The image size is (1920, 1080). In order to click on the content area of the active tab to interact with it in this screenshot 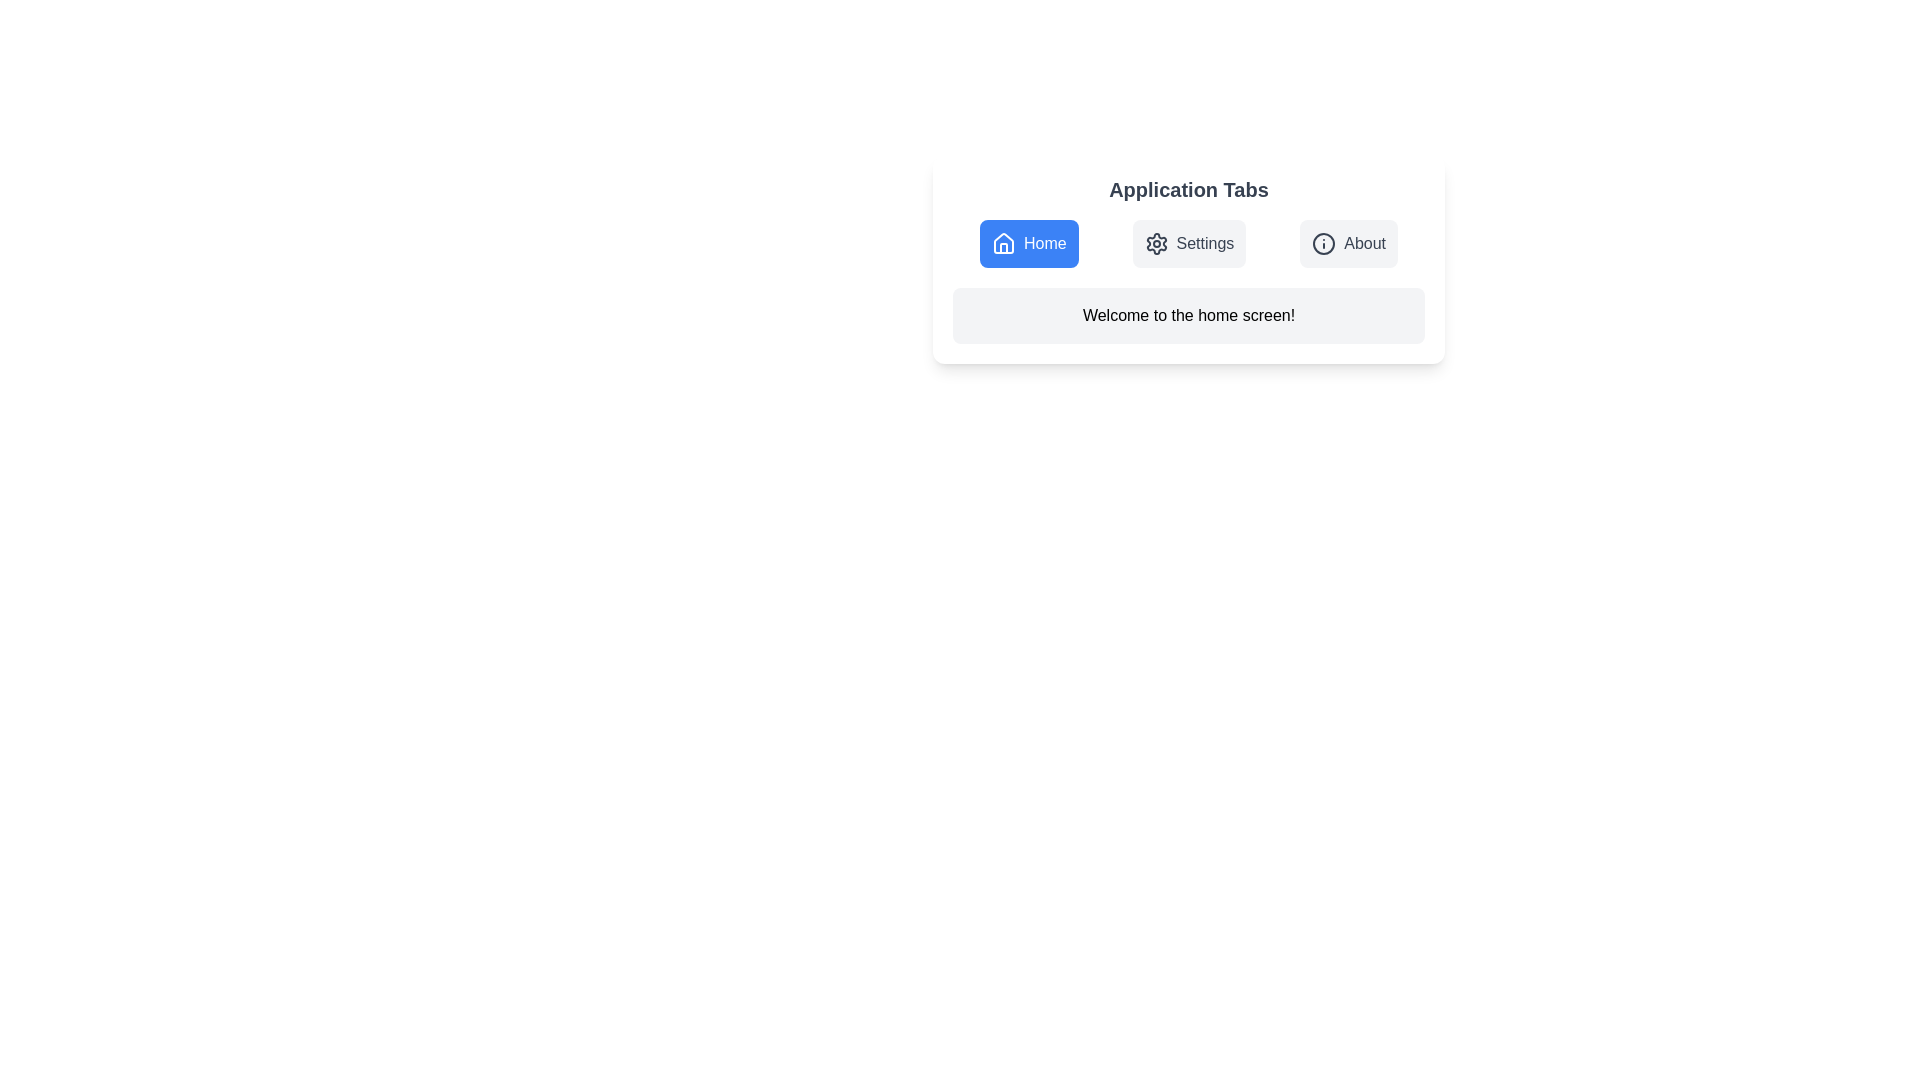, I will do `click(1189, 315)`.